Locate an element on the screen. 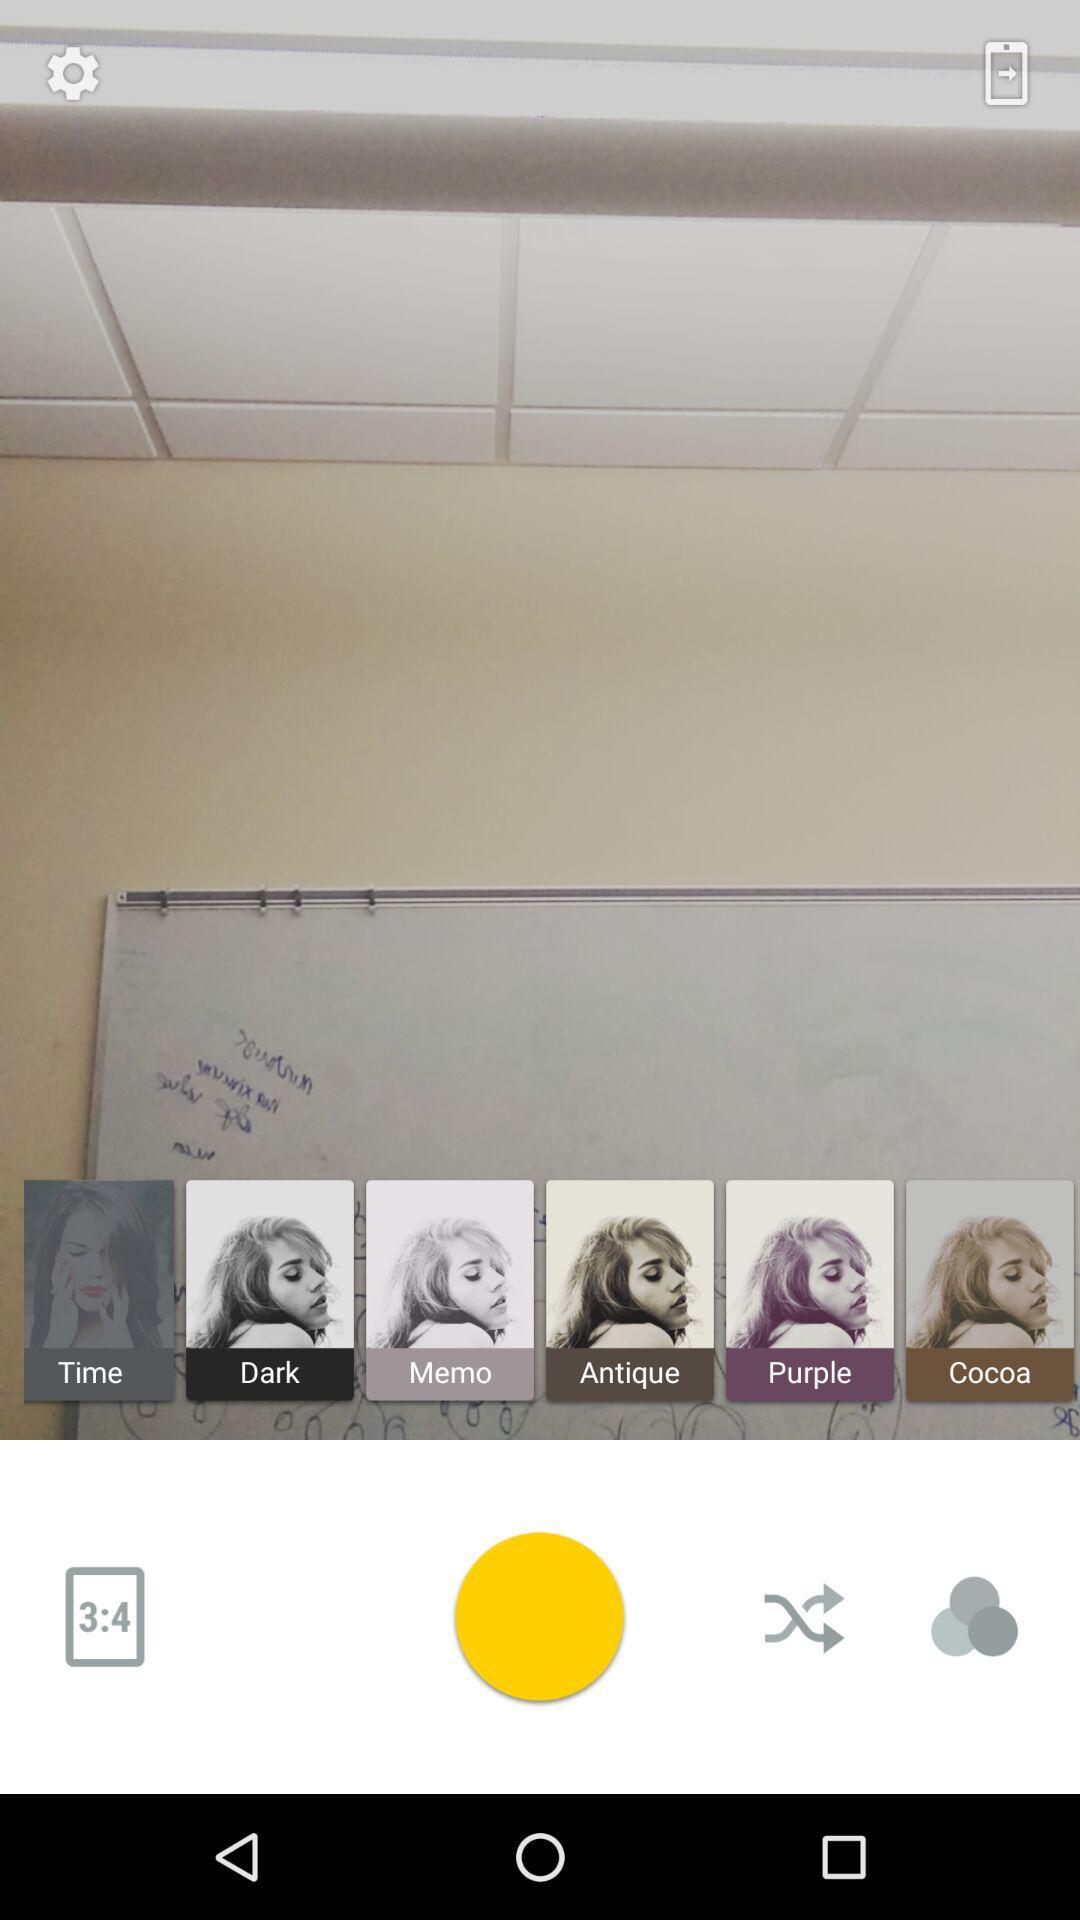  the icon below purple is located at coordinates (805, 1617).